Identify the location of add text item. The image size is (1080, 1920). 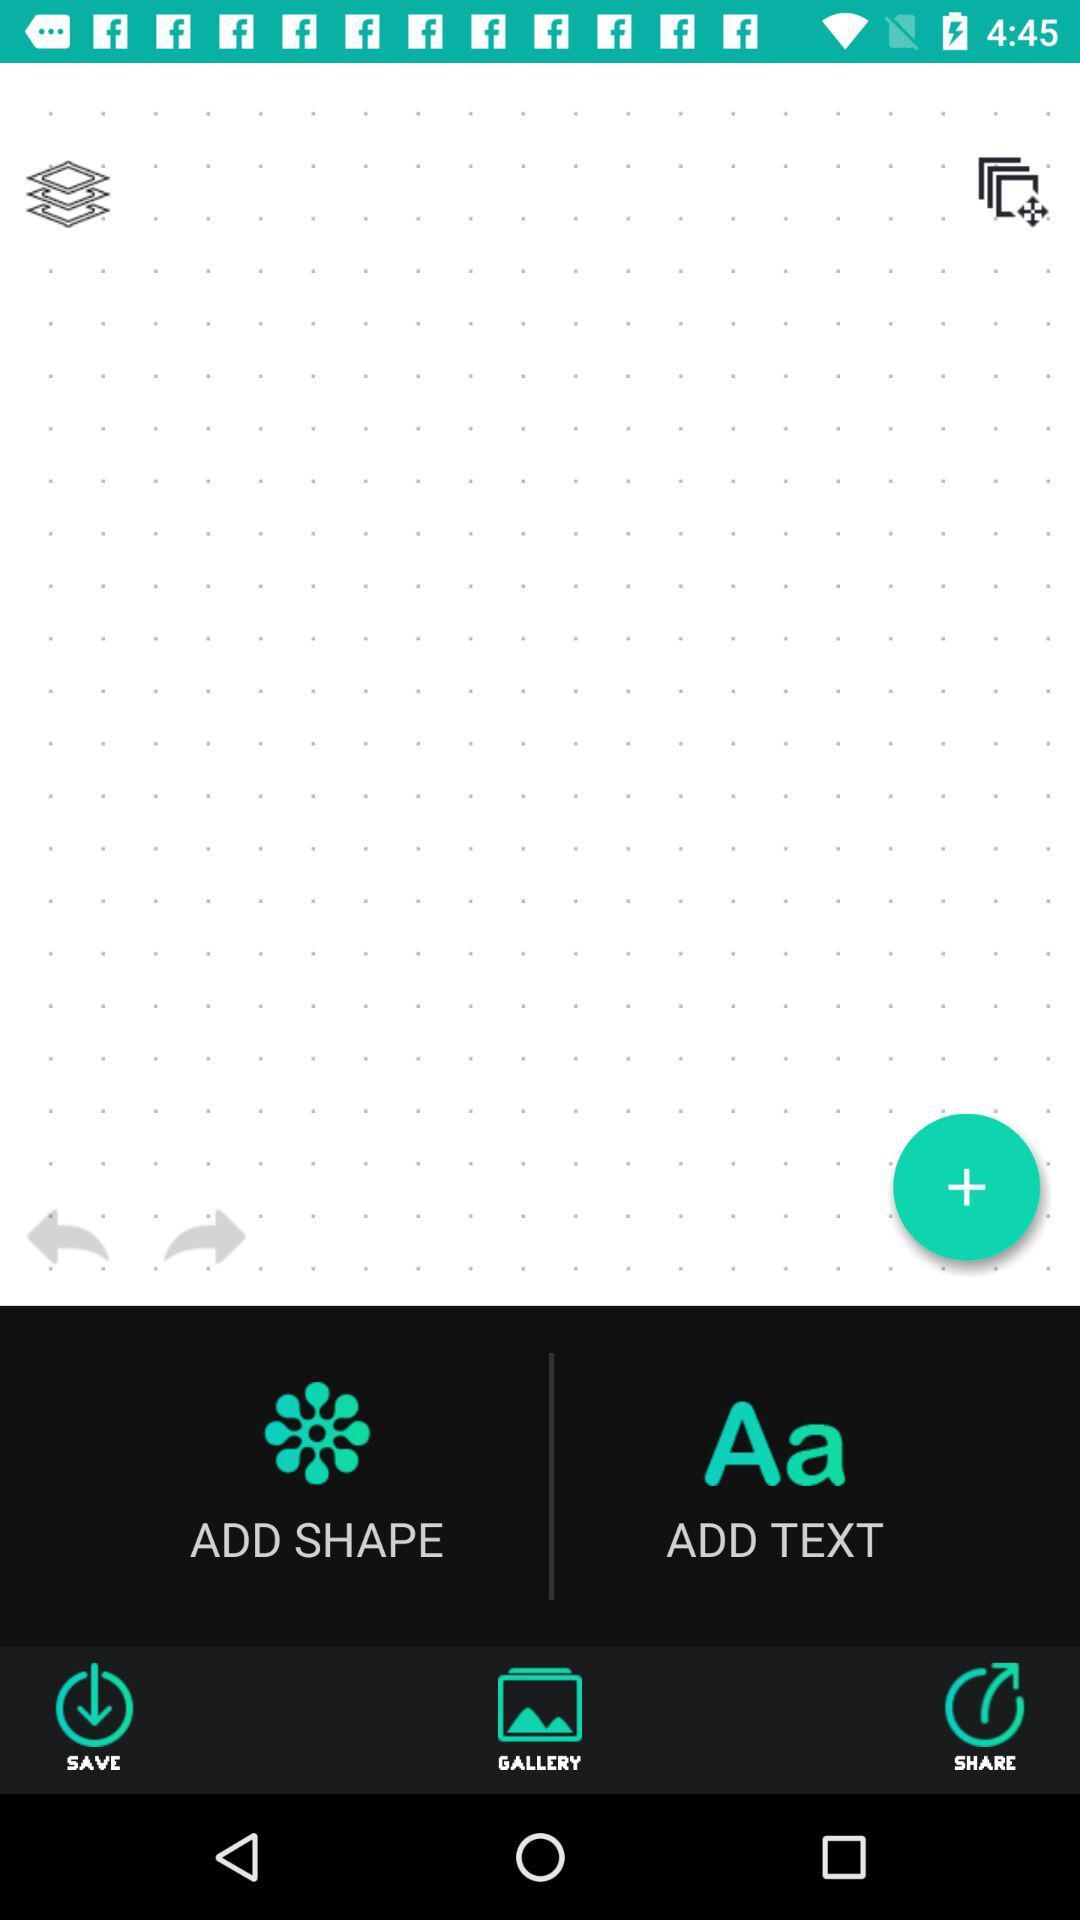
(773, 1476).